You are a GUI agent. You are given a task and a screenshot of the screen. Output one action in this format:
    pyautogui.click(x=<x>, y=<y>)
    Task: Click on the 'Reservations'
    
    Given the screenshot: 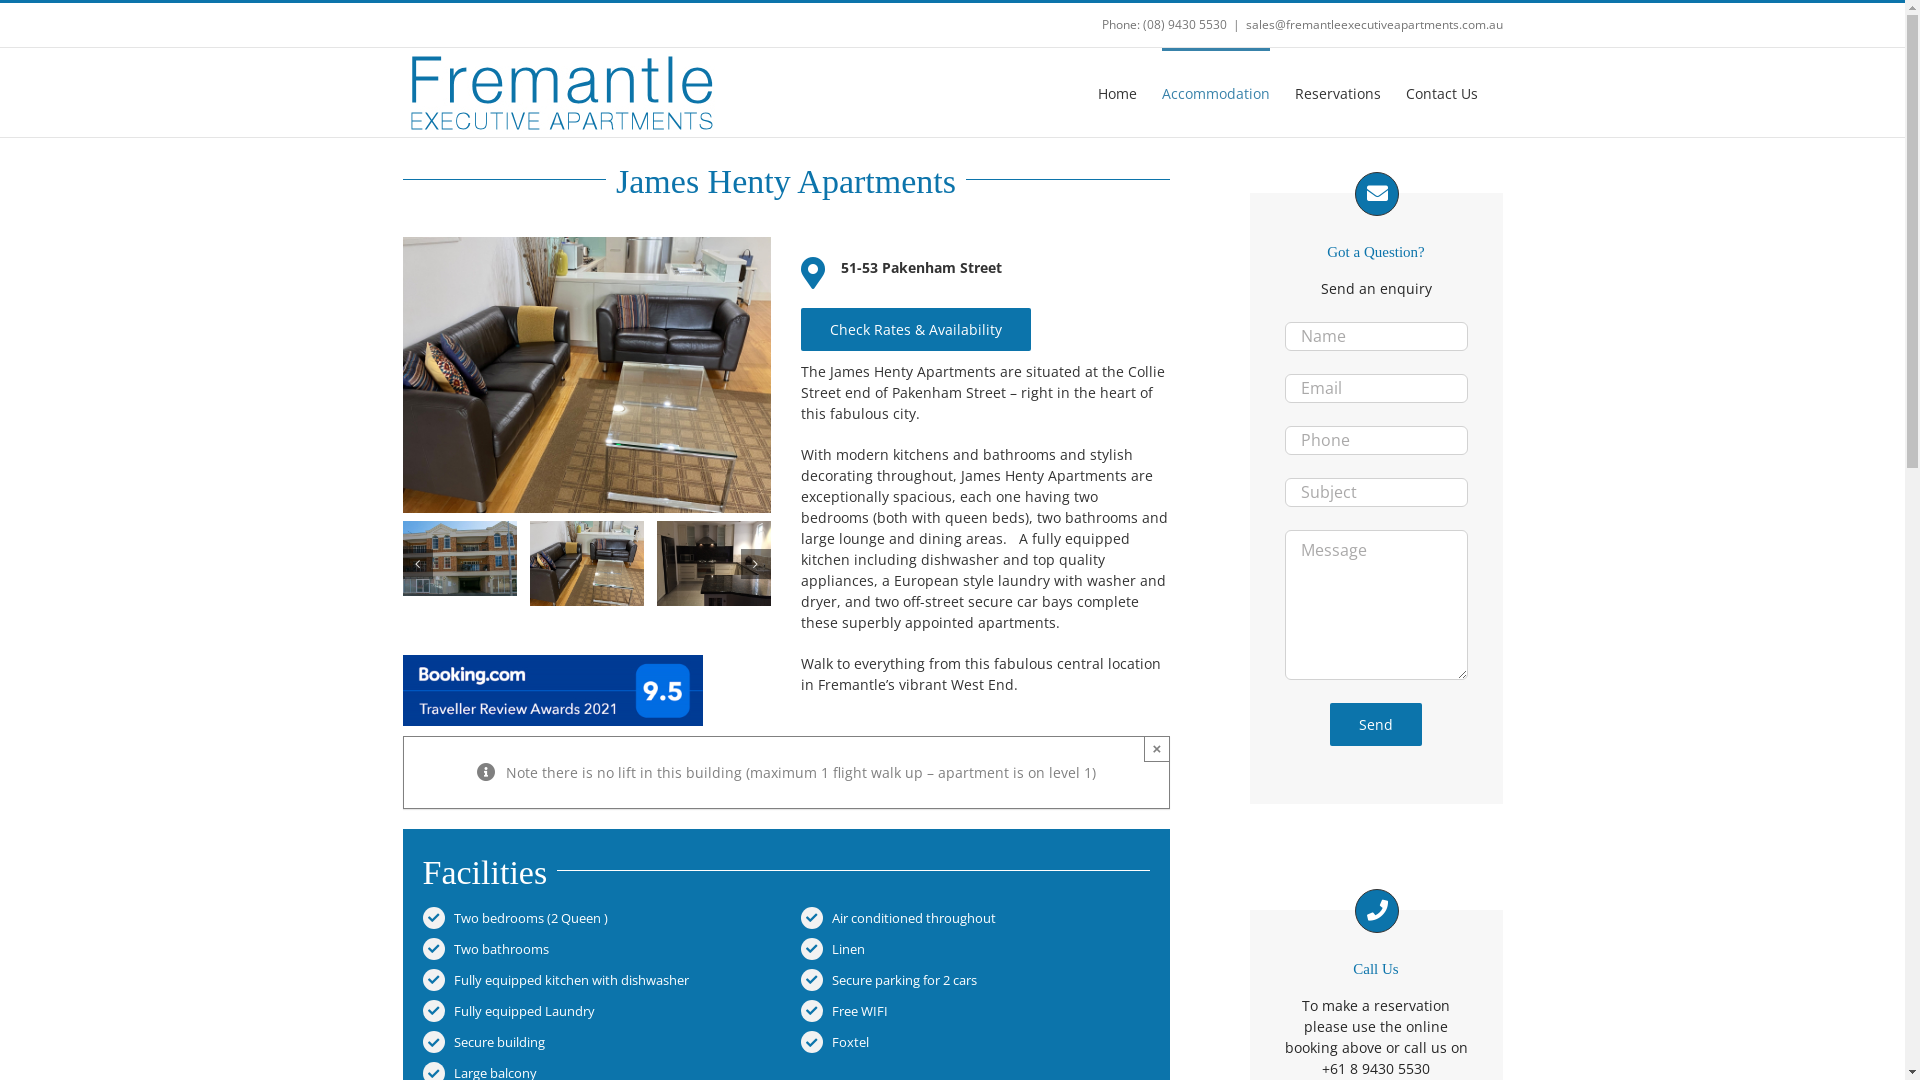 What is the action you would take?
    pyautogui.click(x=1337, y=92)
    